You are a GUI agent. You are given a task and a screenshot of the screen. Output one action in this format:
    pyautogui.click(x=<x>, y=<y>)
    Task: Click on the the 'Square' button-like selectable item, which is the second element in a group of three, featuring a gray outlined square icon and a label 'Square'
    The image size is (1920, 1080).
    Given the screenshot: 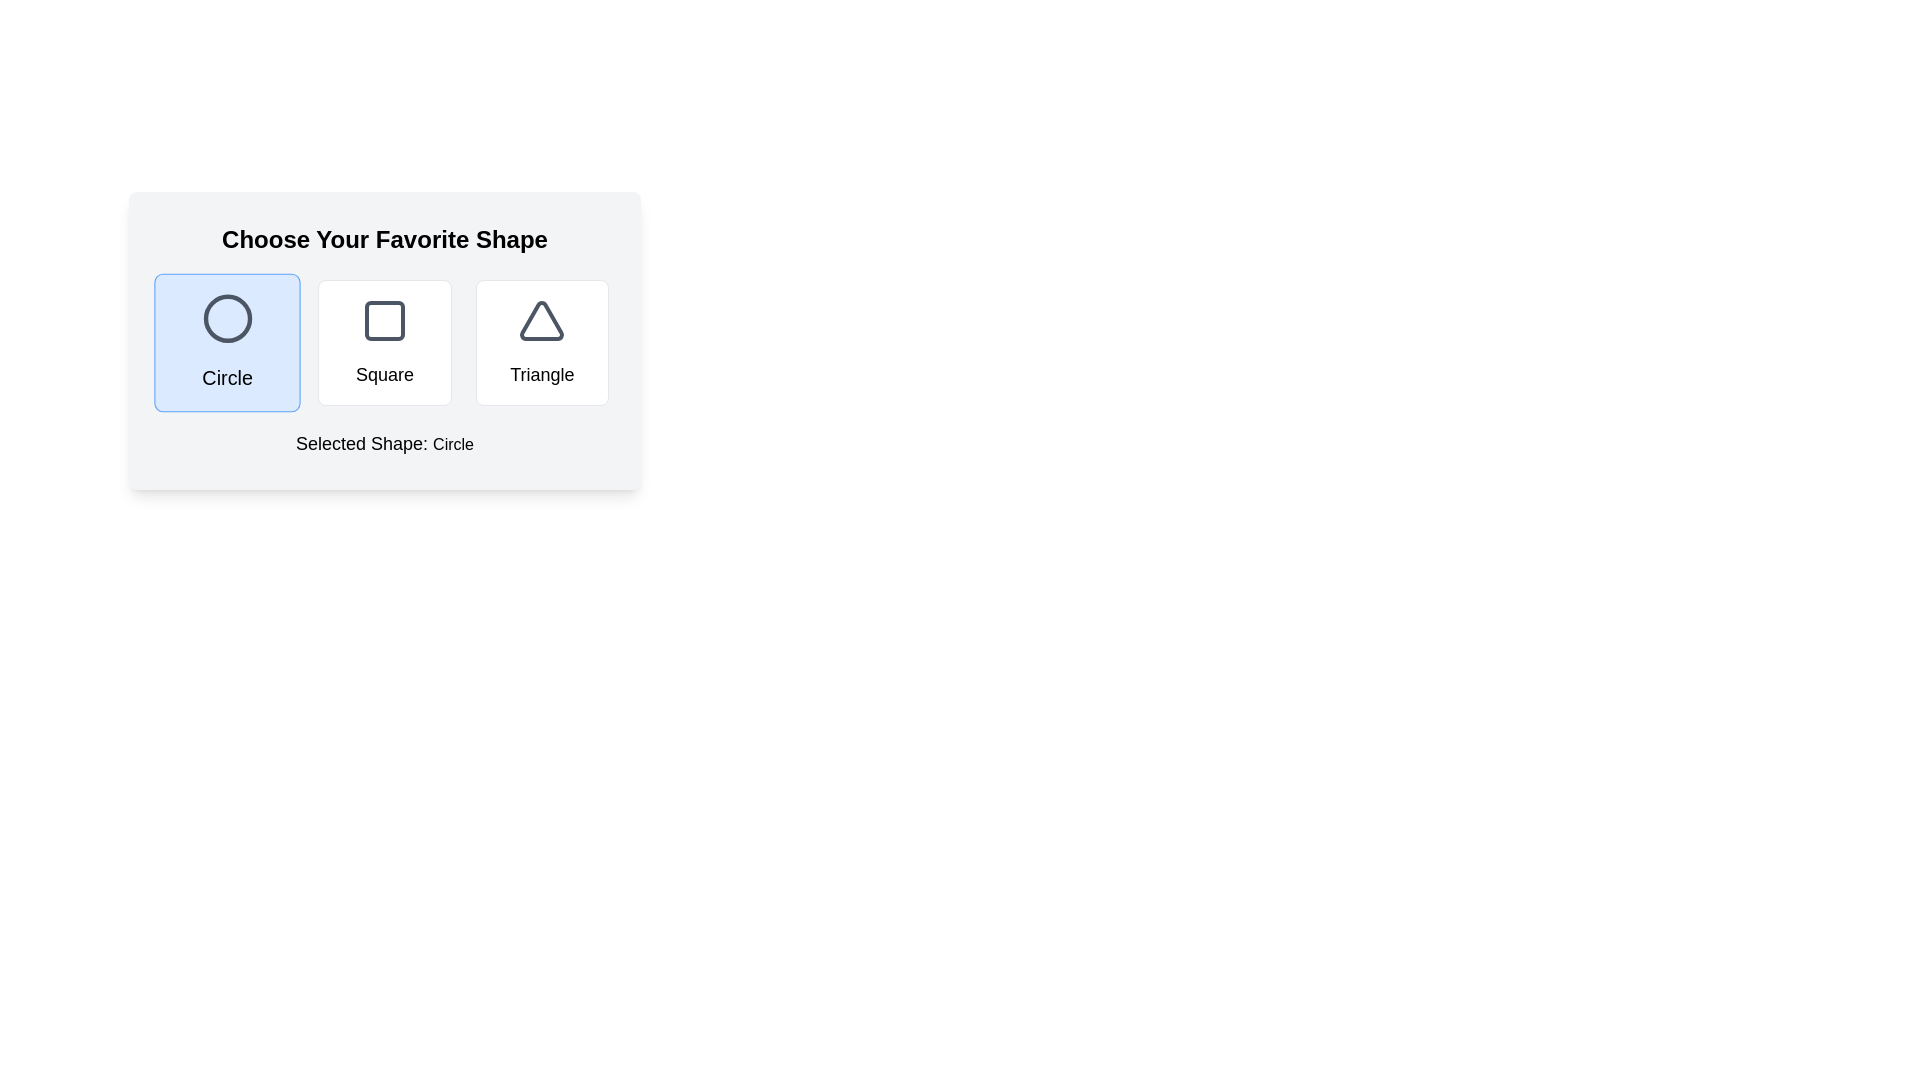 What is the action you would take?
    pyautogui.click(x=384, y=342)
    